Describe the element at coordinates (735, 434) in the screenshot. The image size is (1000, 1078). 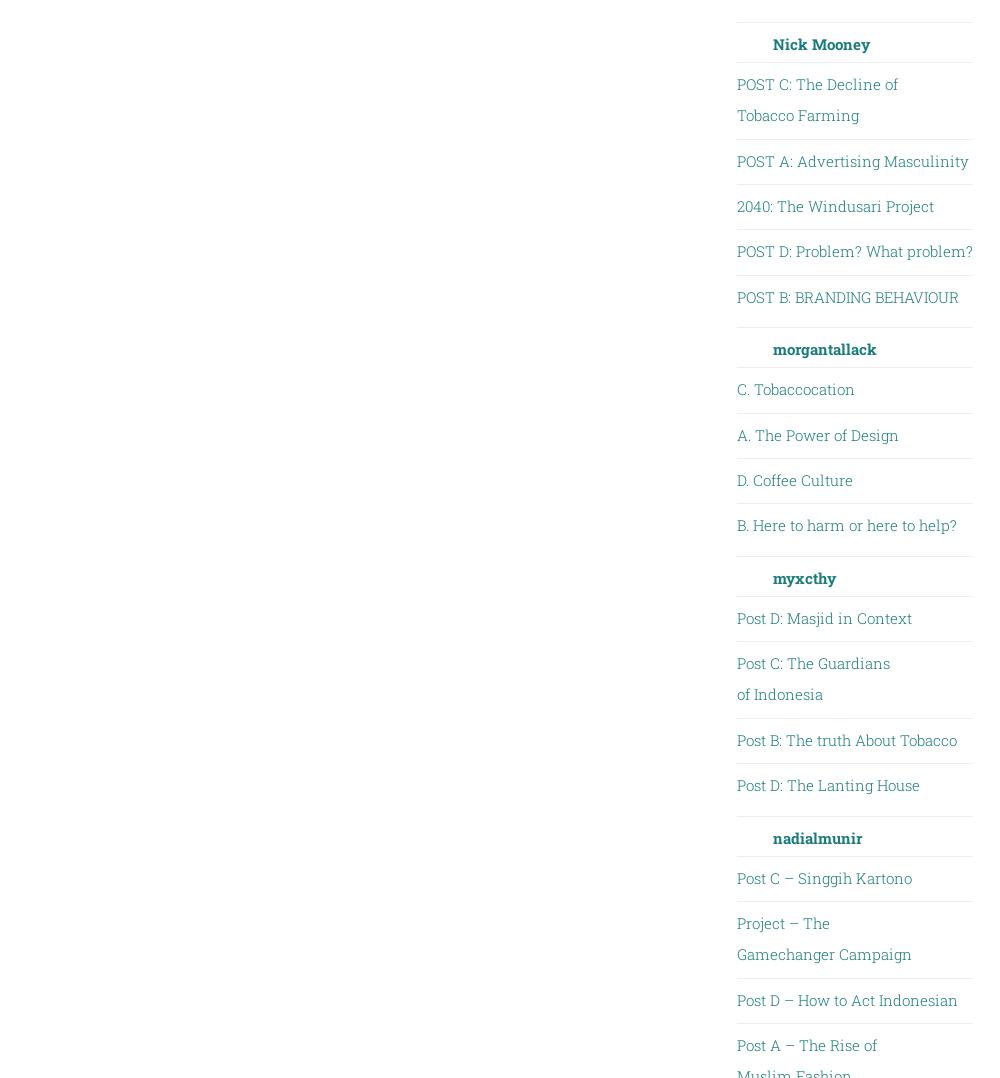
I see `'A. The Power of Design'` at that location.